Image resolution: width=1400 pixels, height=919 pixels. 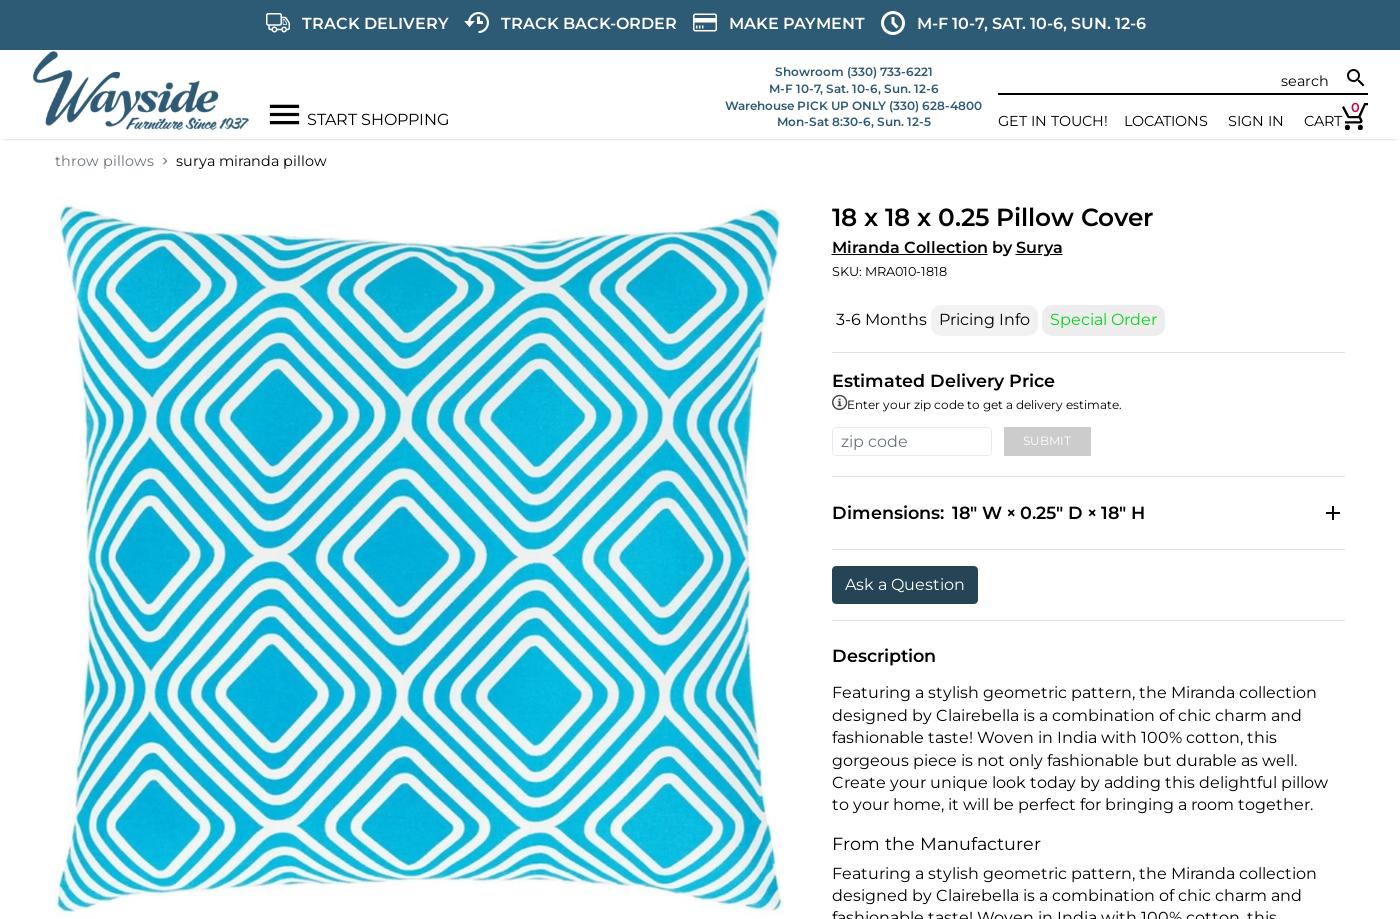 What do you see at coordinates (1047, 439) in the screenshot?
I see `'Submit'` at bounding box center [1047, 439].